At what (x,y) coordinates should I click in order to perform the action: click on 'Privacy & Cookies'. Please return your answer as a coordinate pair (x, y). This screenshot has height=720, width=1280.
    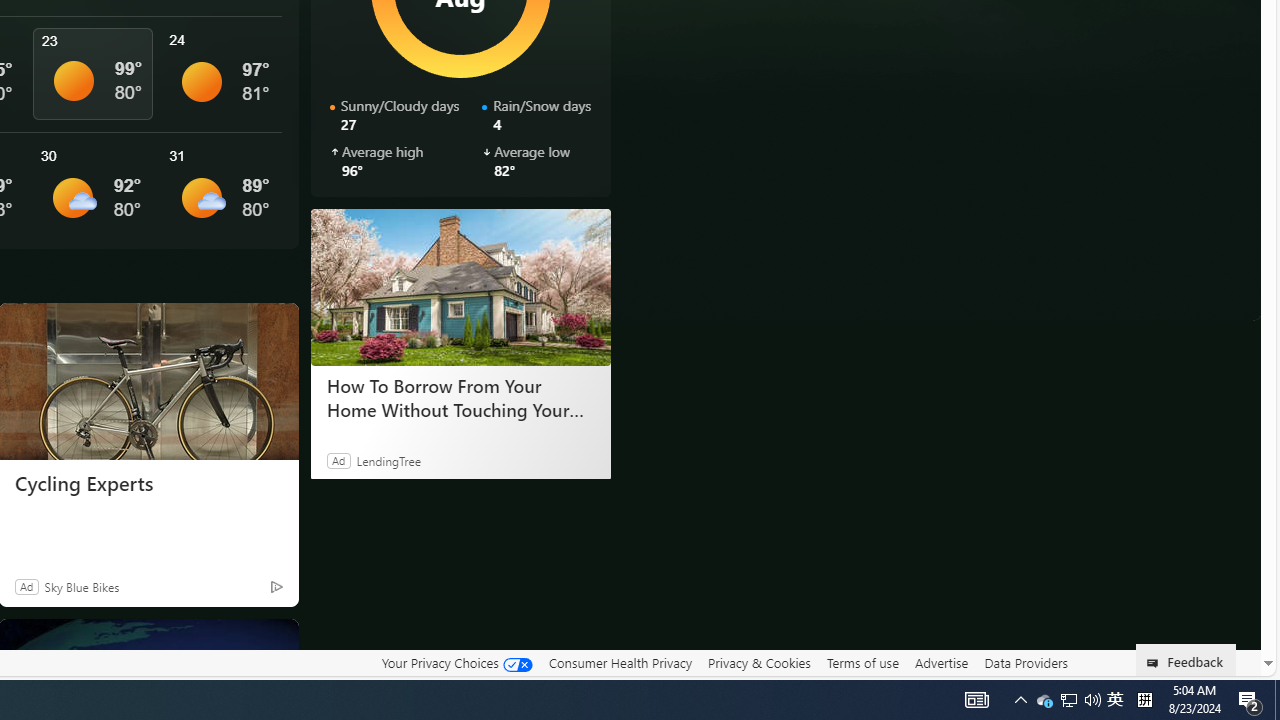
    Looking at the image, I should click on (758, 663).